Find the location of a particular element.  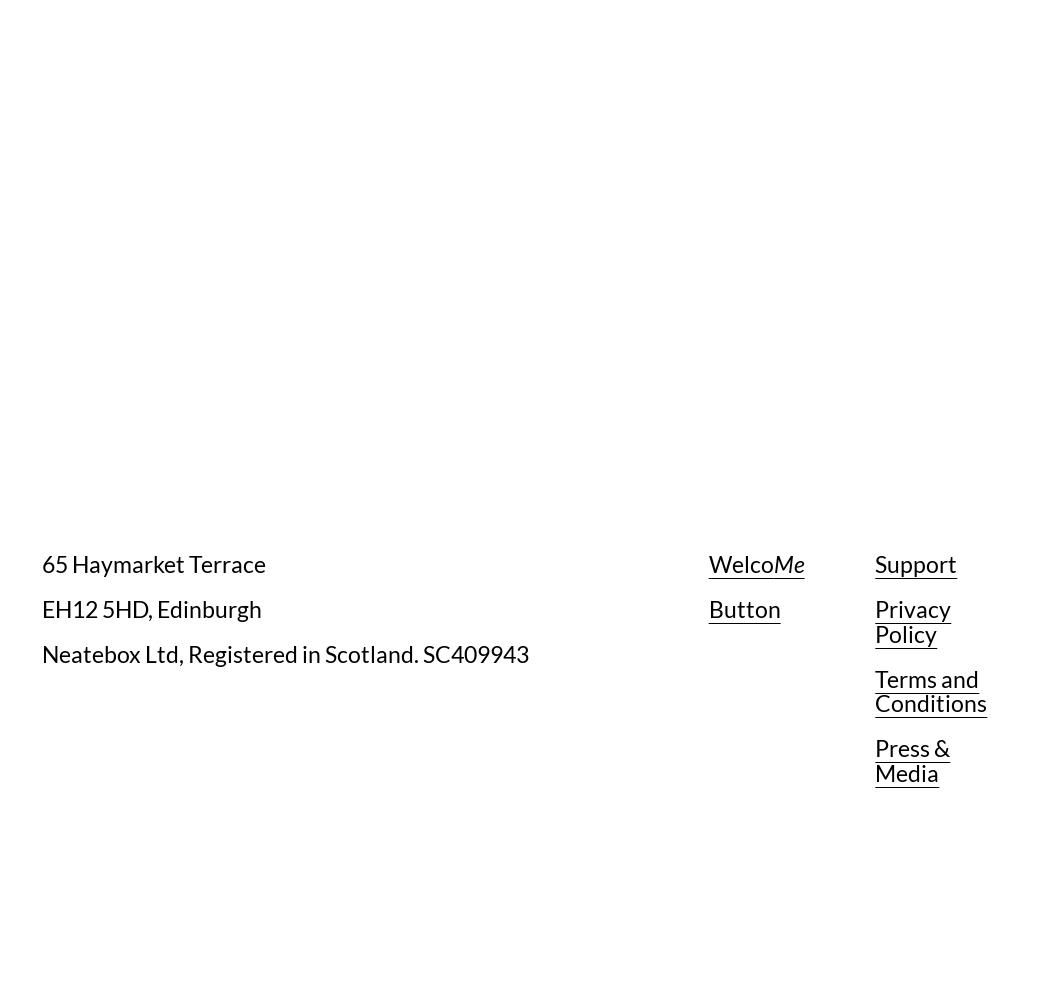

'Me' is located at coordinates (788, 563).